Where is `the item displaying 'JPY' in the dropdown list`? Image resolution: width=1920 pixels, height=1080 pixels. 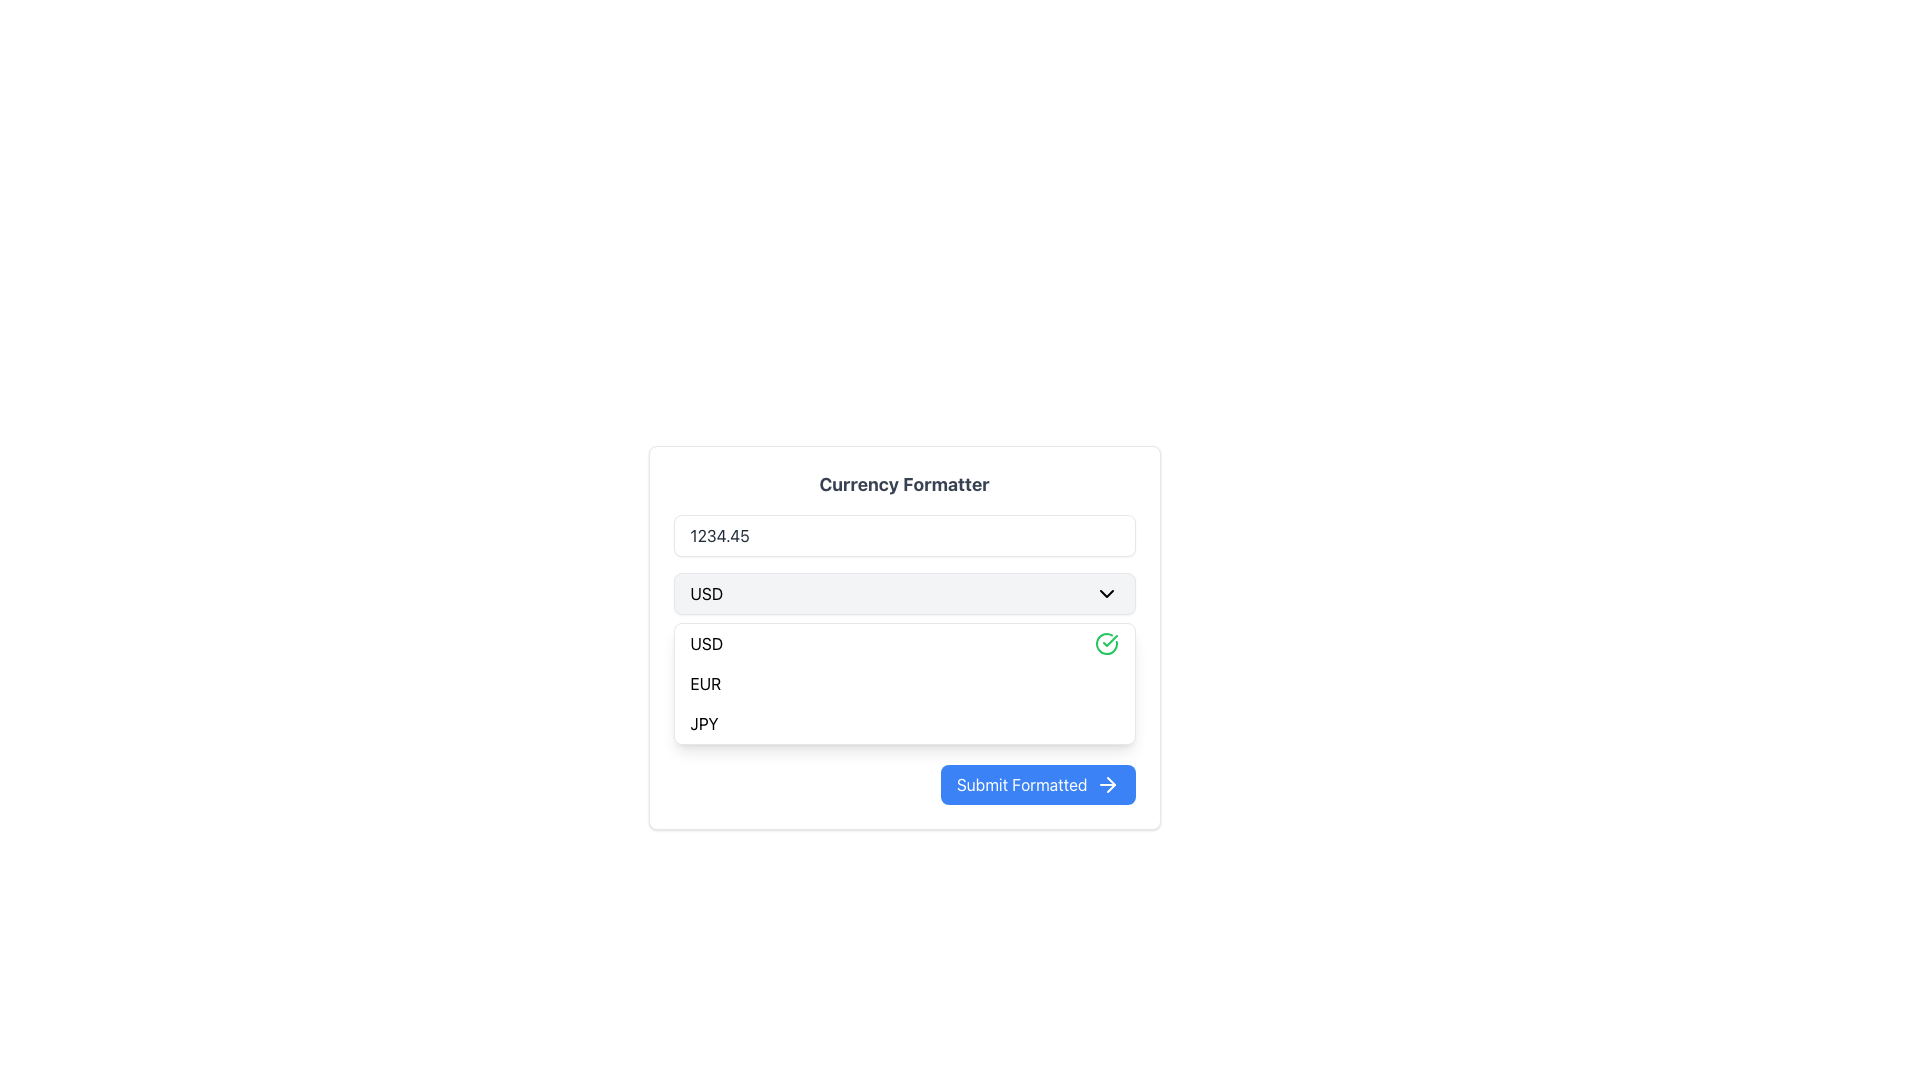
the item displaying 'JPY' in the dropdown list is located at coordinates (903, 724).